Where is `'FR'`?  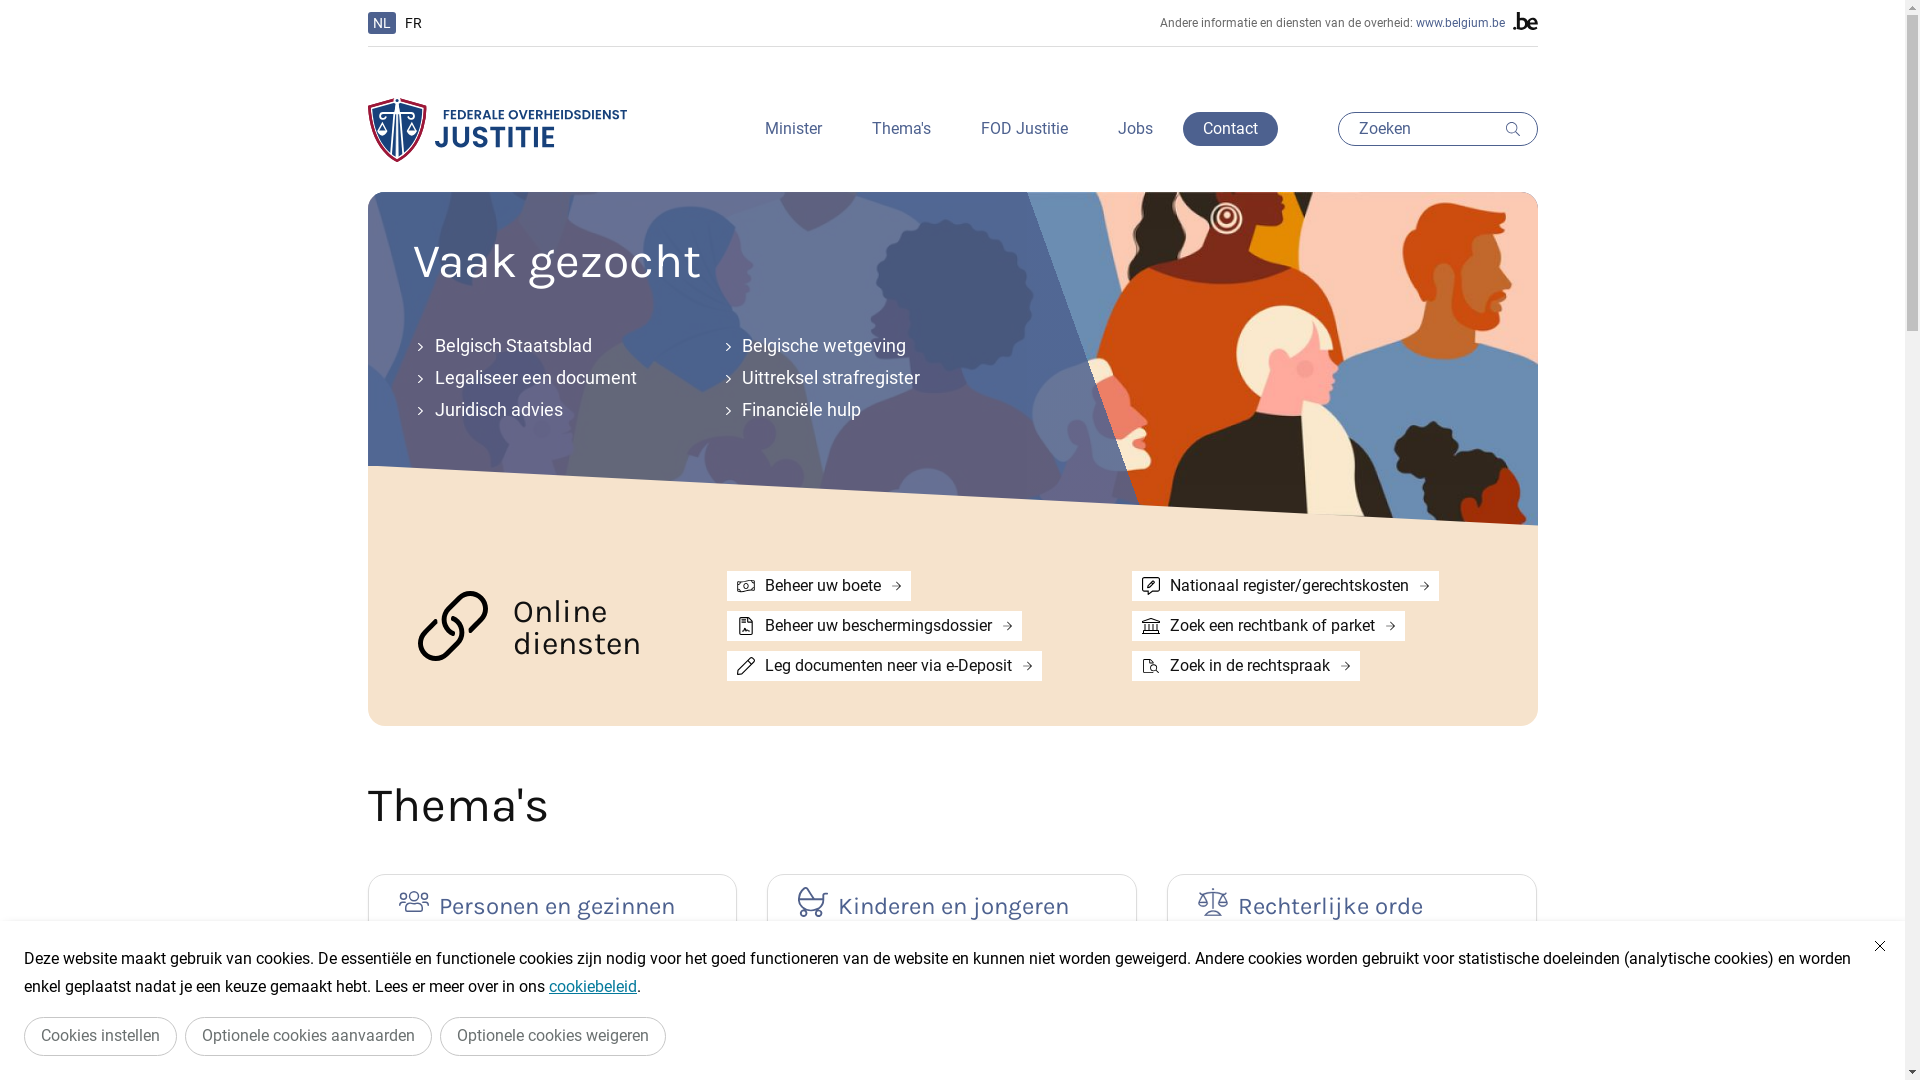 'FR' is located at coordinates (412, 23).